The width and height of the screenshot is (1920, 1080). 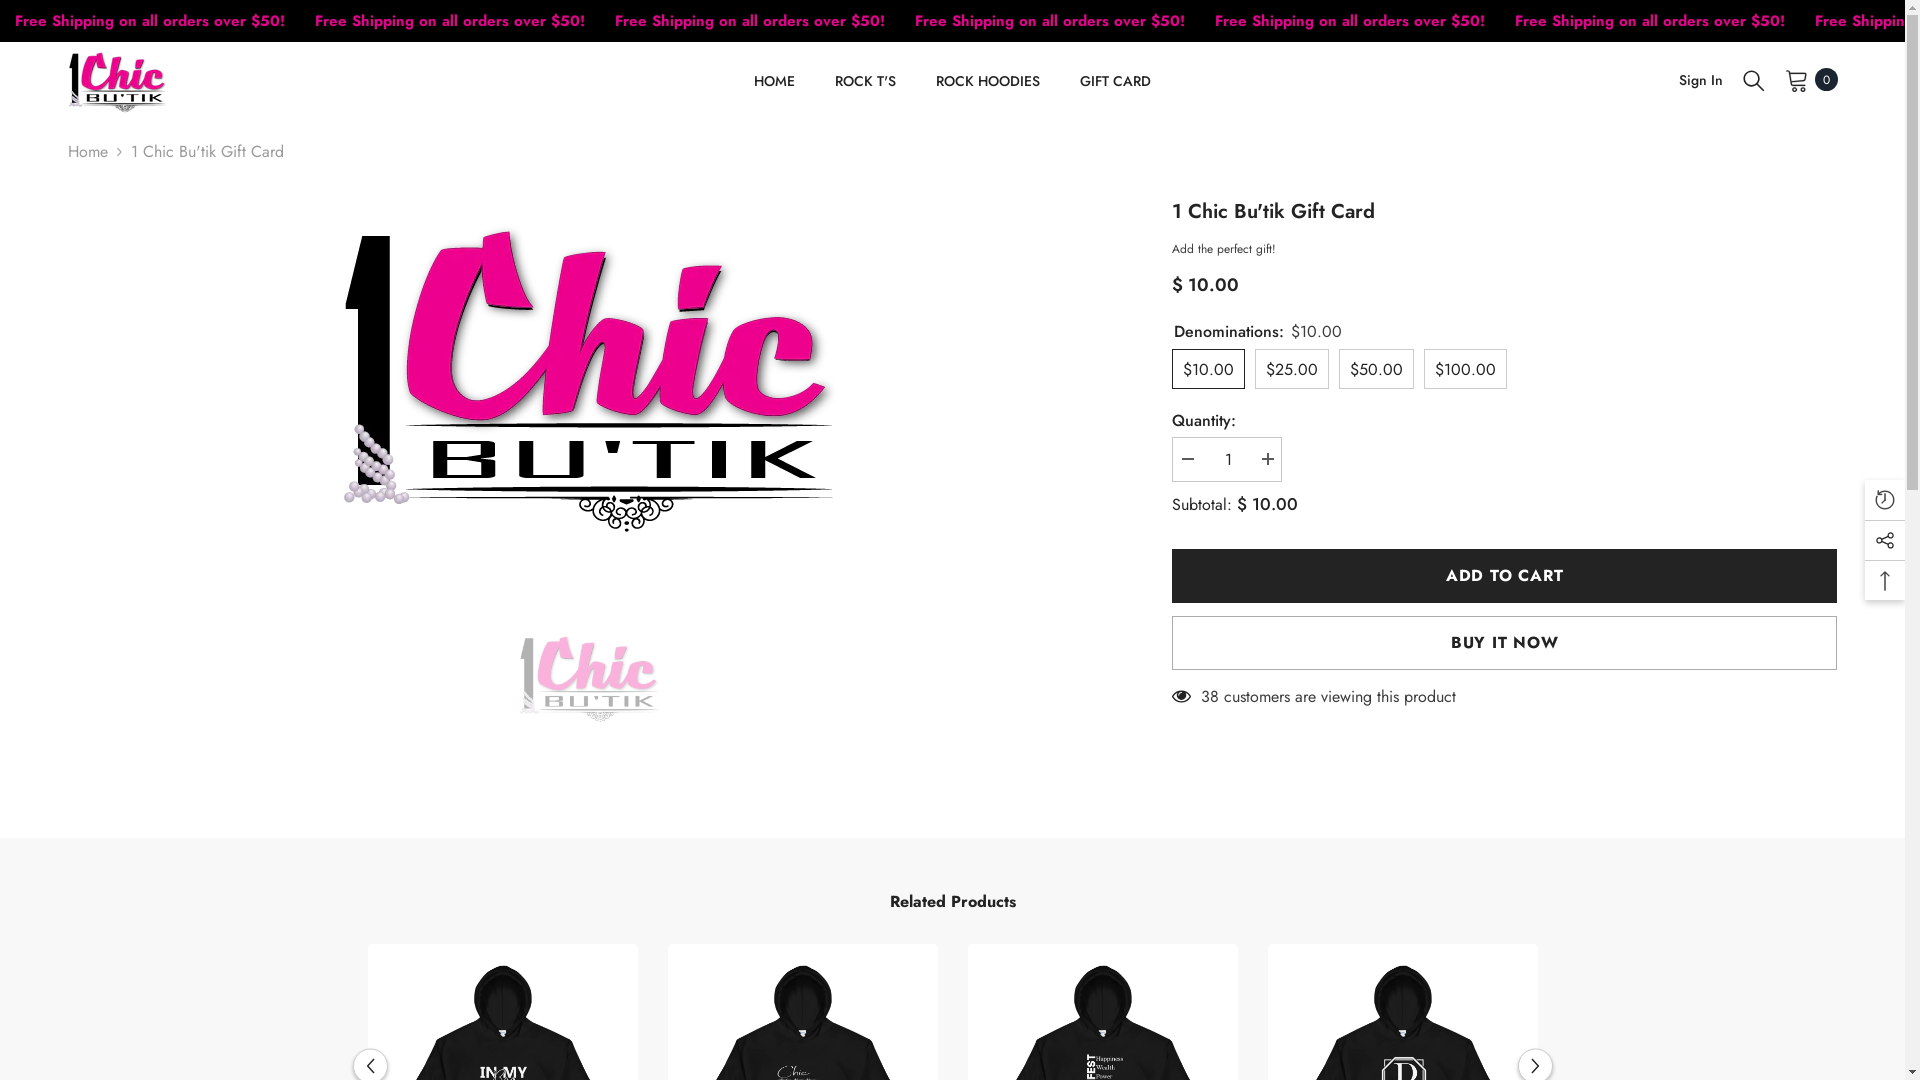 What do you see at coordinates (1114, 94) in the screenshot?
I see `'GIFT CARD'` at bounding box center [1114, 94].